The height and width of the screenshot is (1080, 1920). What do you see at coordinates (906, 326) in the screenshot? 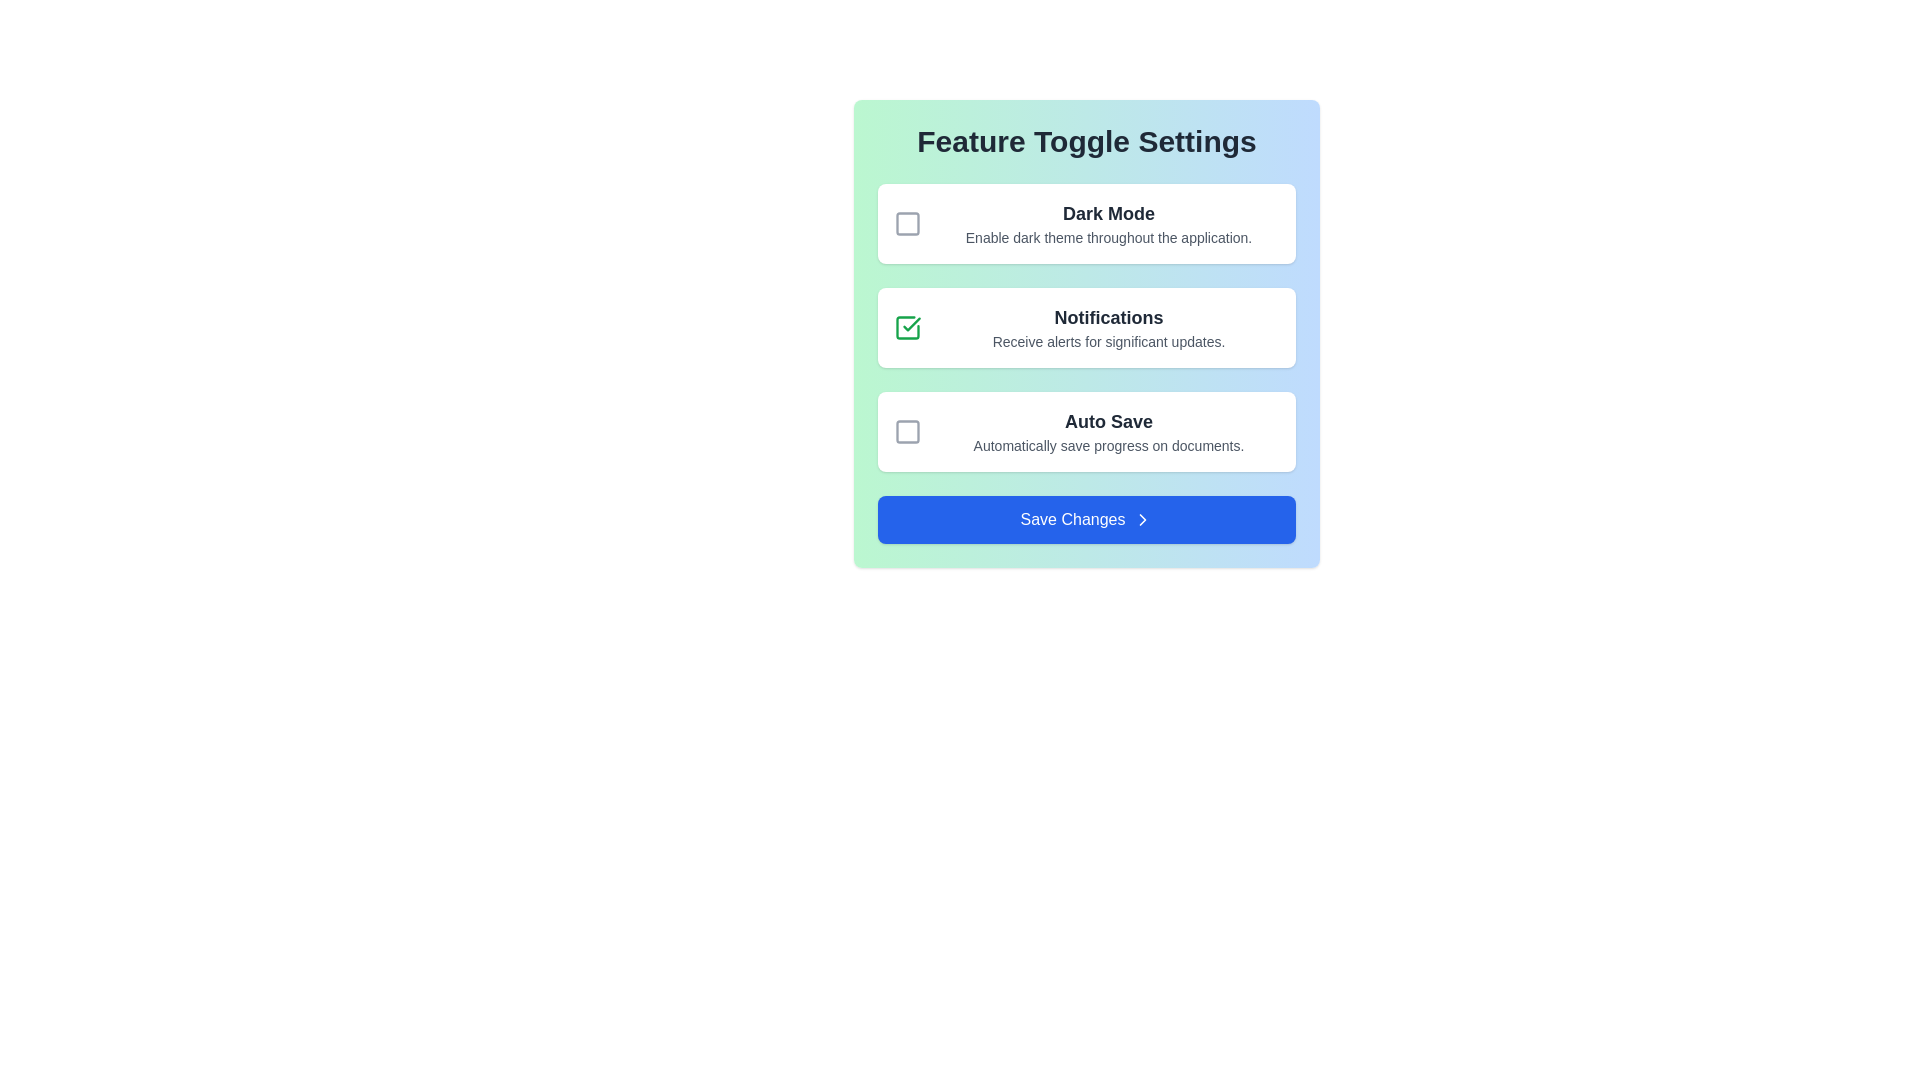
I see `the 'Notifications' Checkbox located under 'Feature Toggle Settings'` at bounding box center [906, 326].